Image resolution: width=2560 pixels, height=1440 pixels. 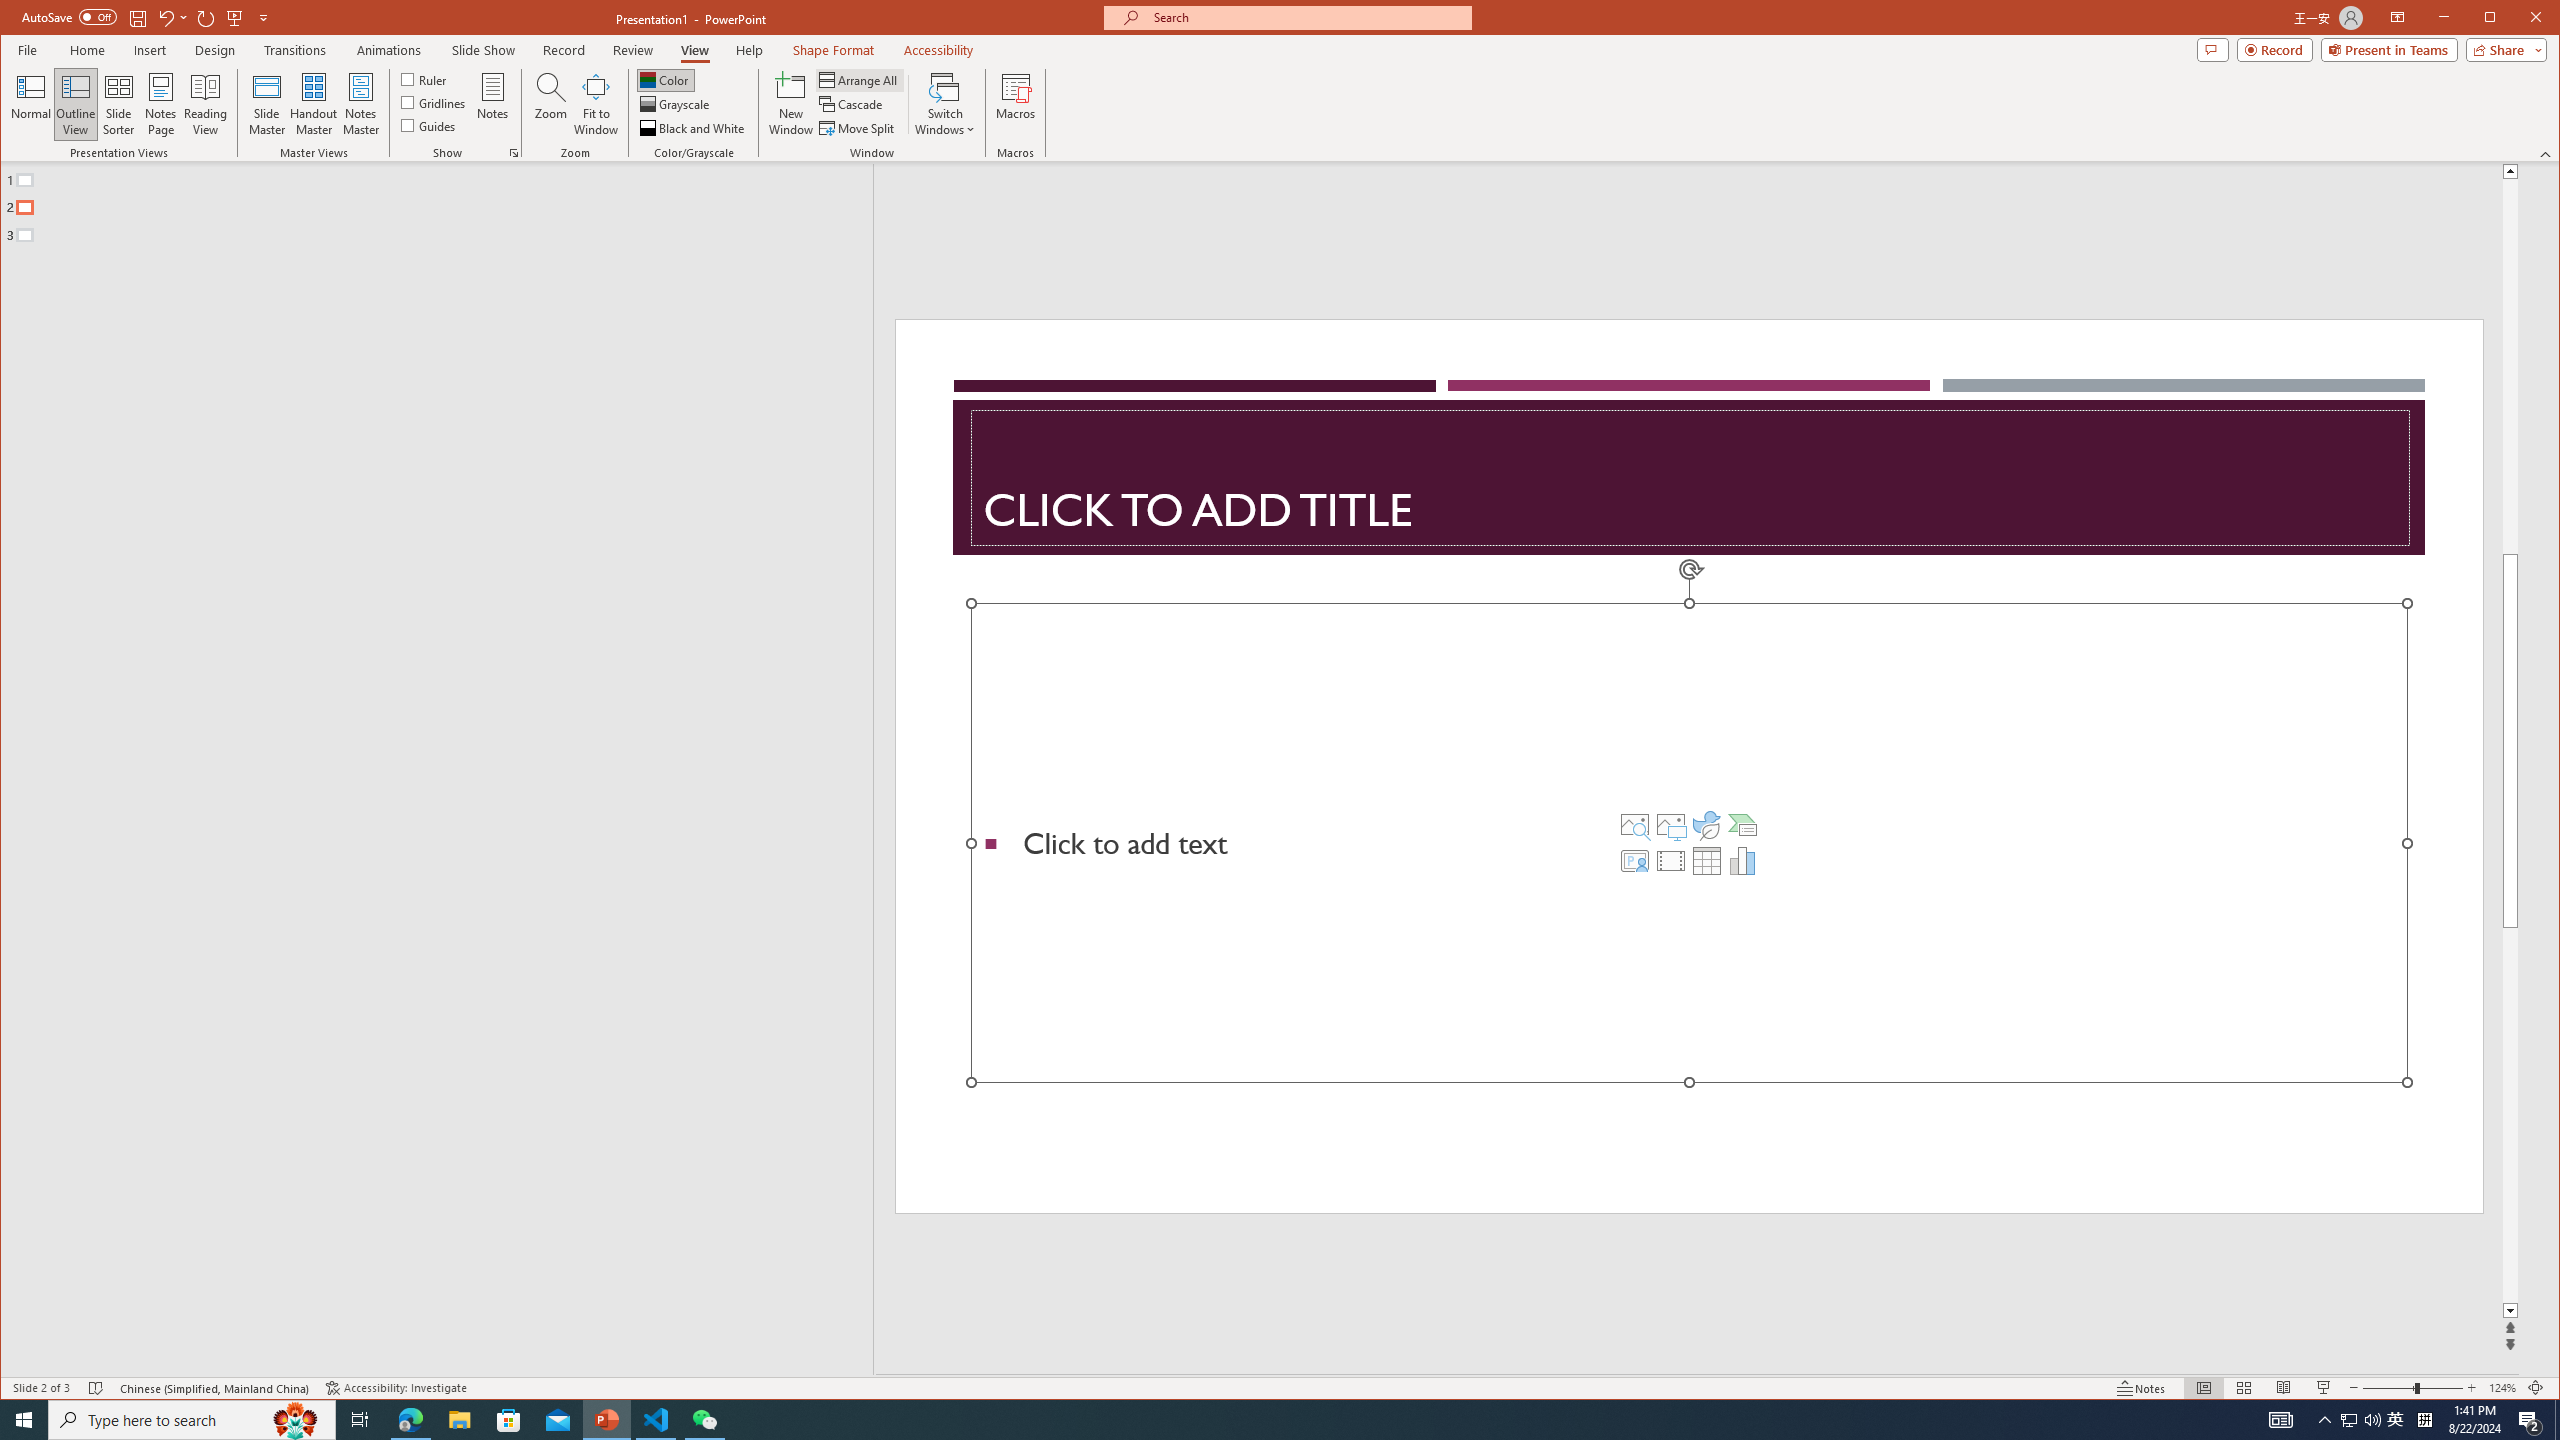 I want to click on 'Notes Master', so click(x=359, y=103).